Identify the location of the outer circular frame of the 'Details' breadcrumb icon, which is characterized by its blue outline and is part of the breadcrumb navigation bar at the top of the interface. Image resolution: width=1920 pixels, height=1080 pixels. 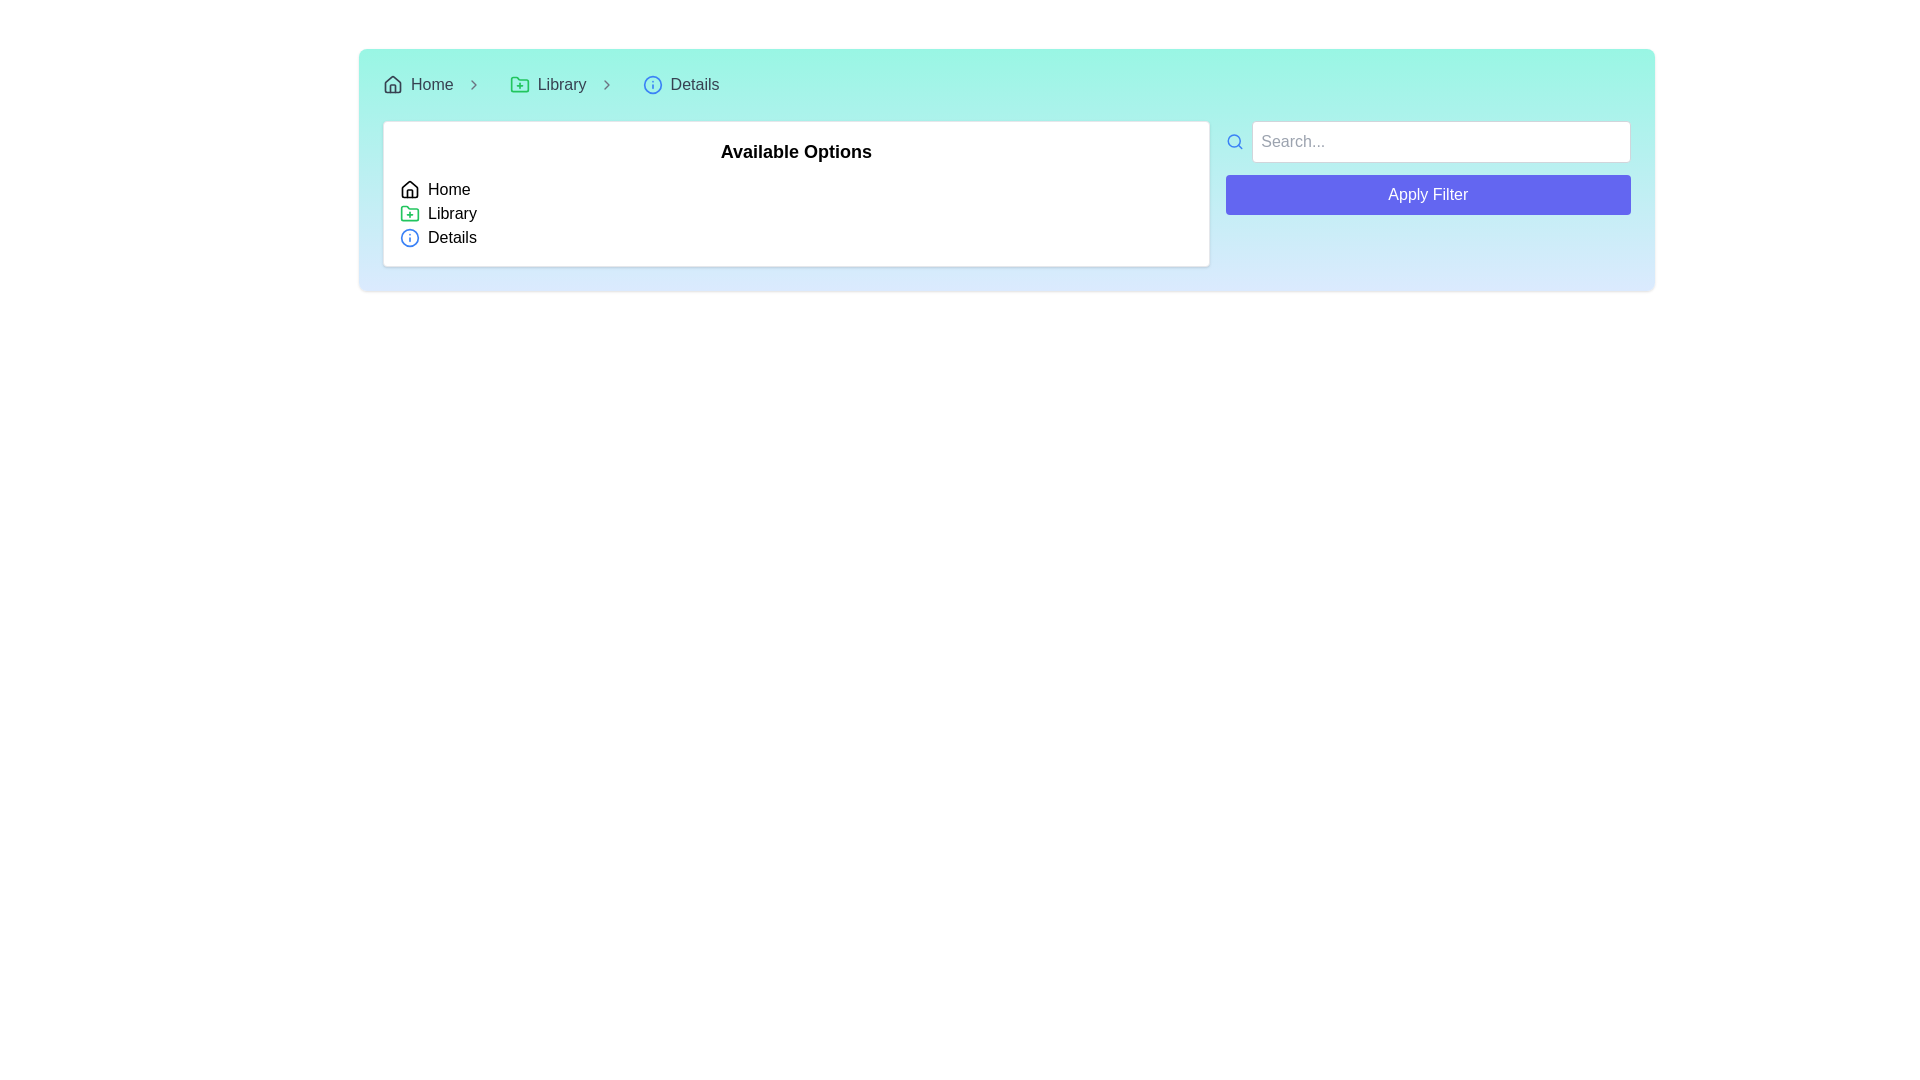
(652, 83).